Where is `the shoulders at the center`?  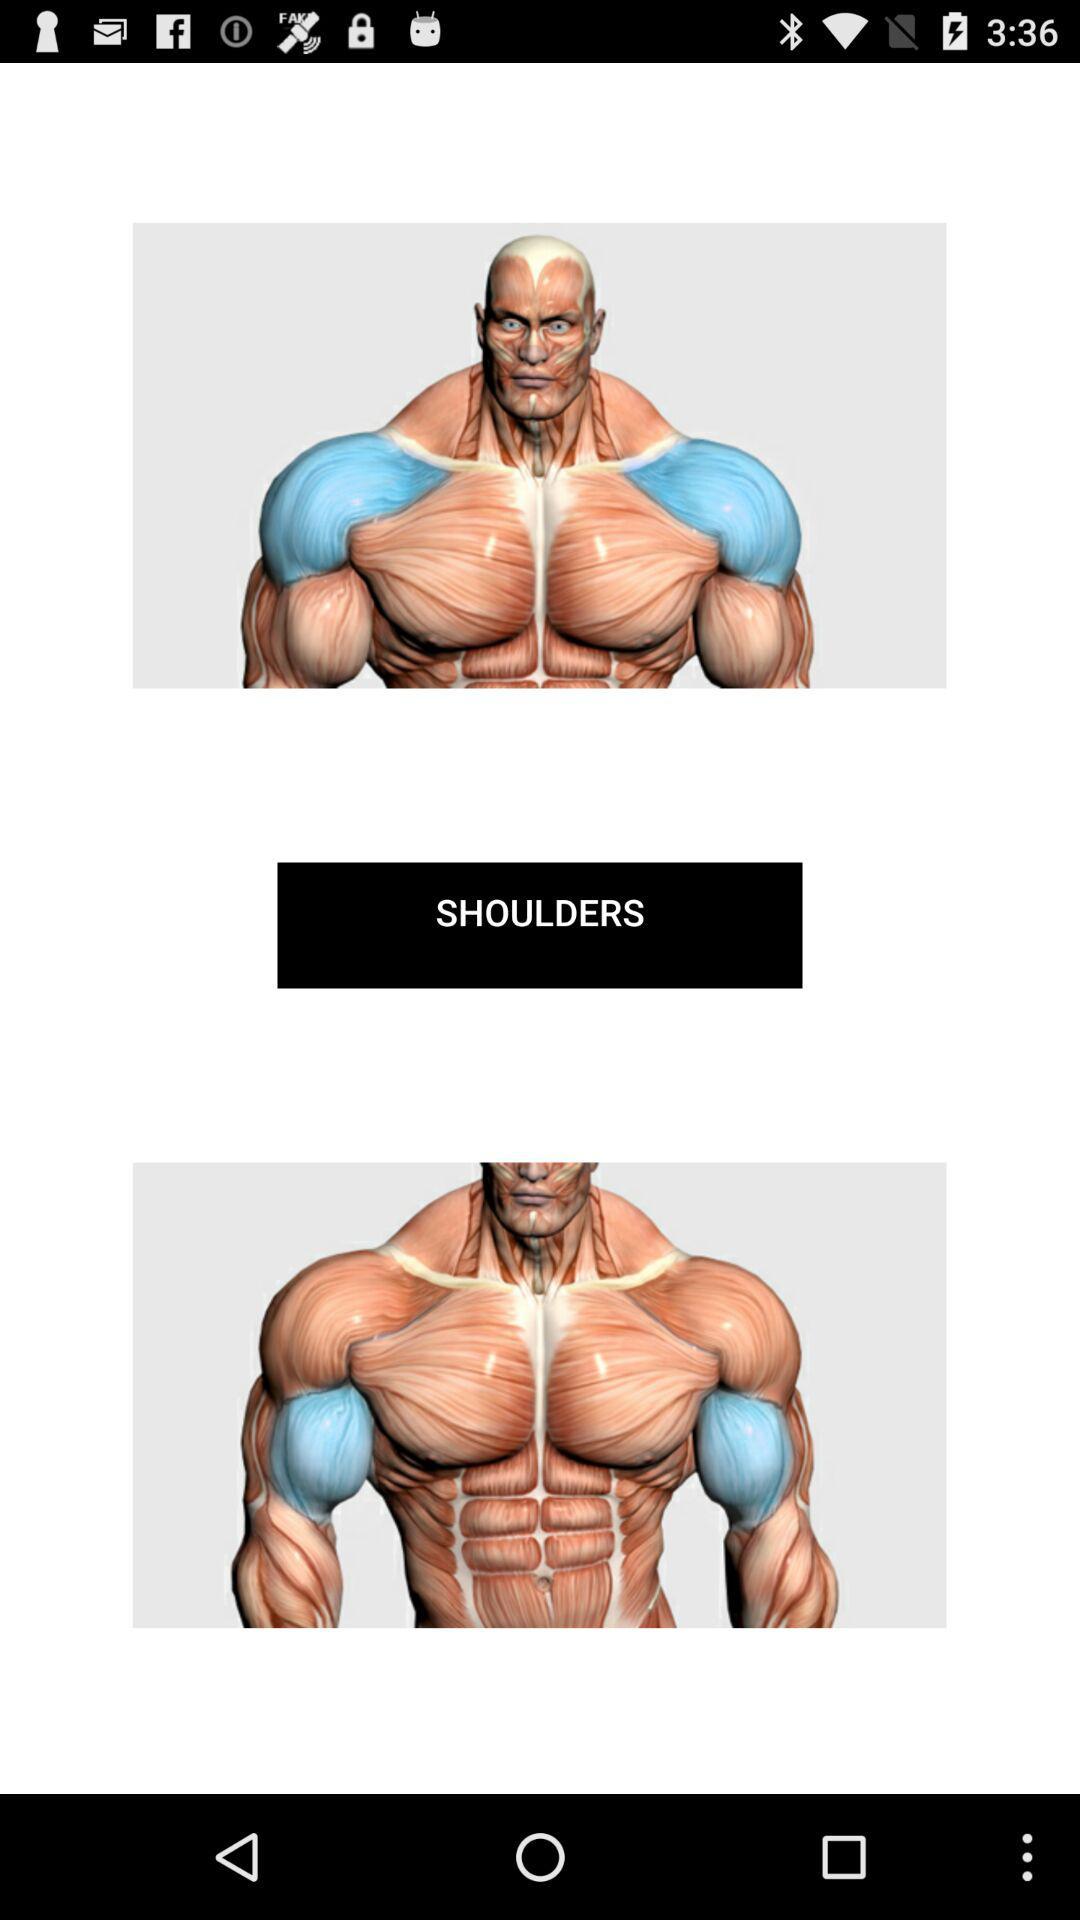 the shoulders at the center is located at coordinates (540, 924).